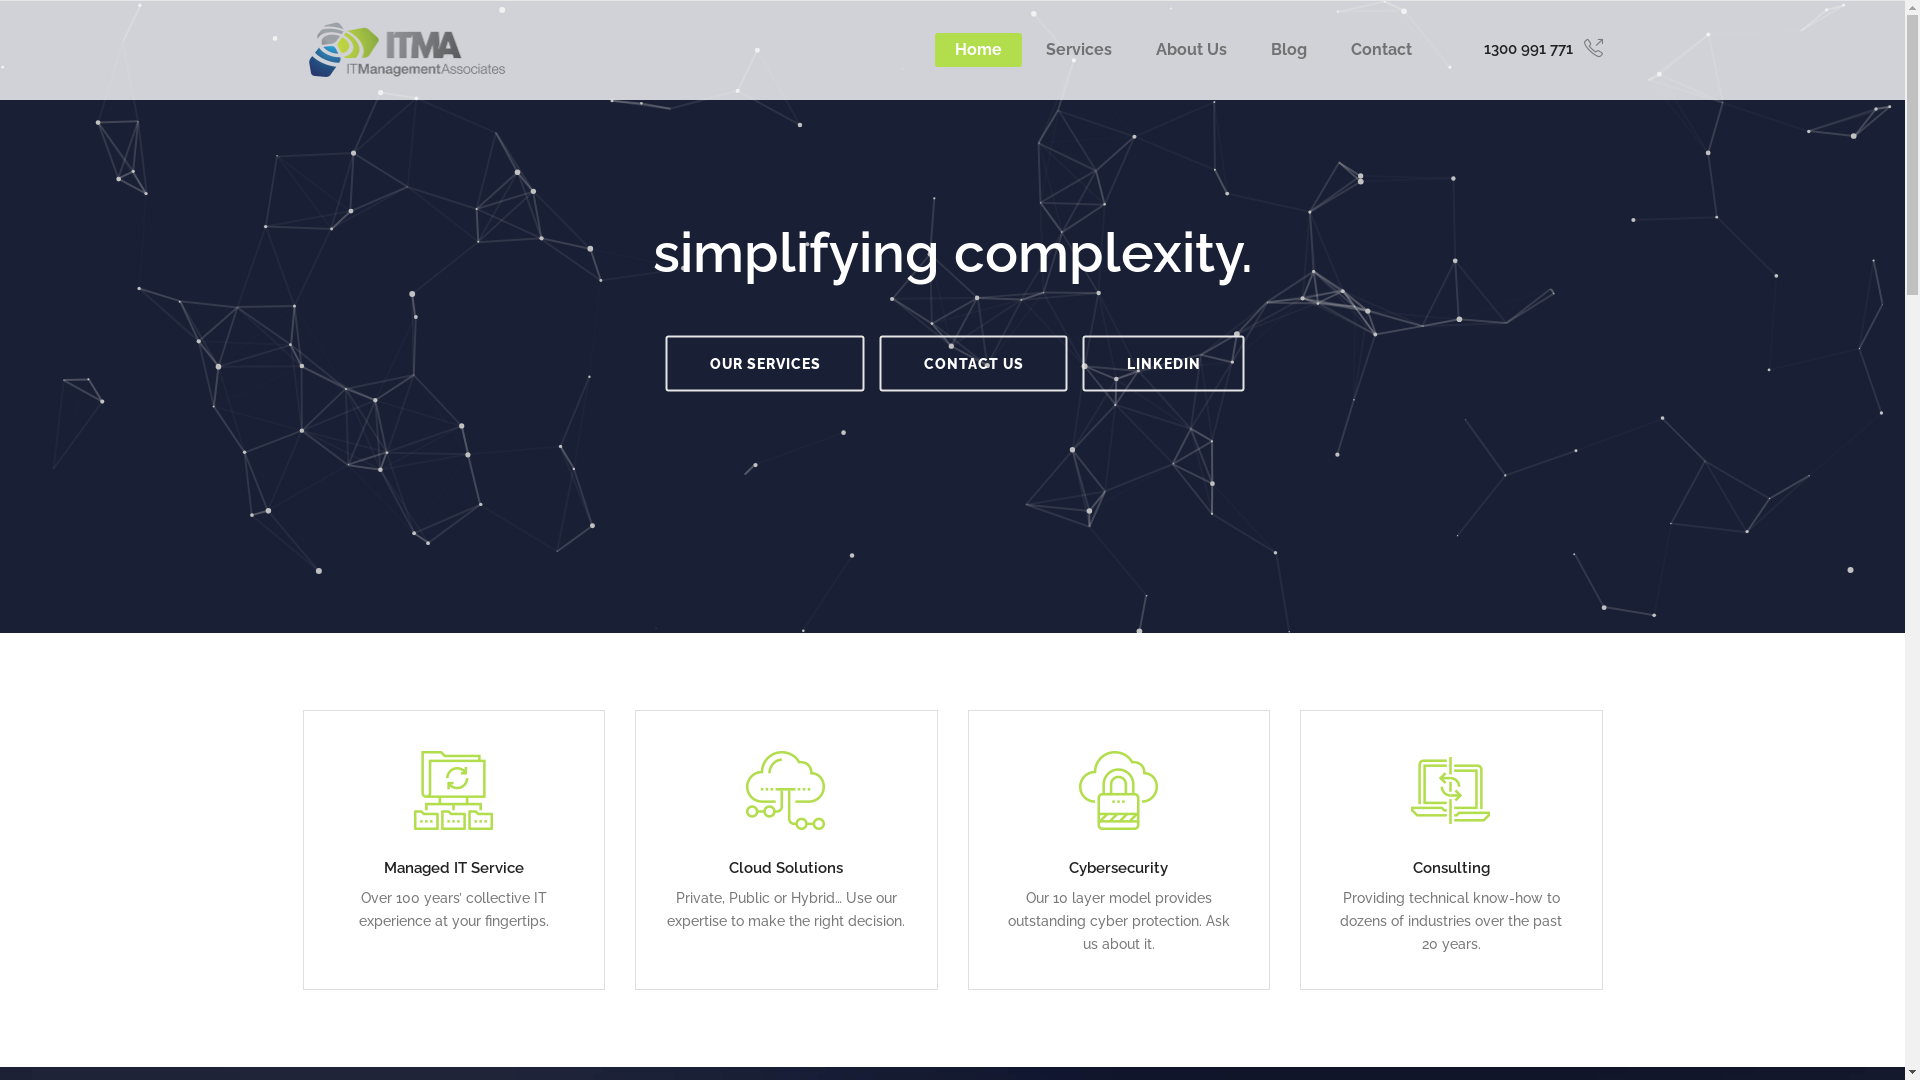  I want to click on 'YikesDesign.Co', so click(1083, 1036).